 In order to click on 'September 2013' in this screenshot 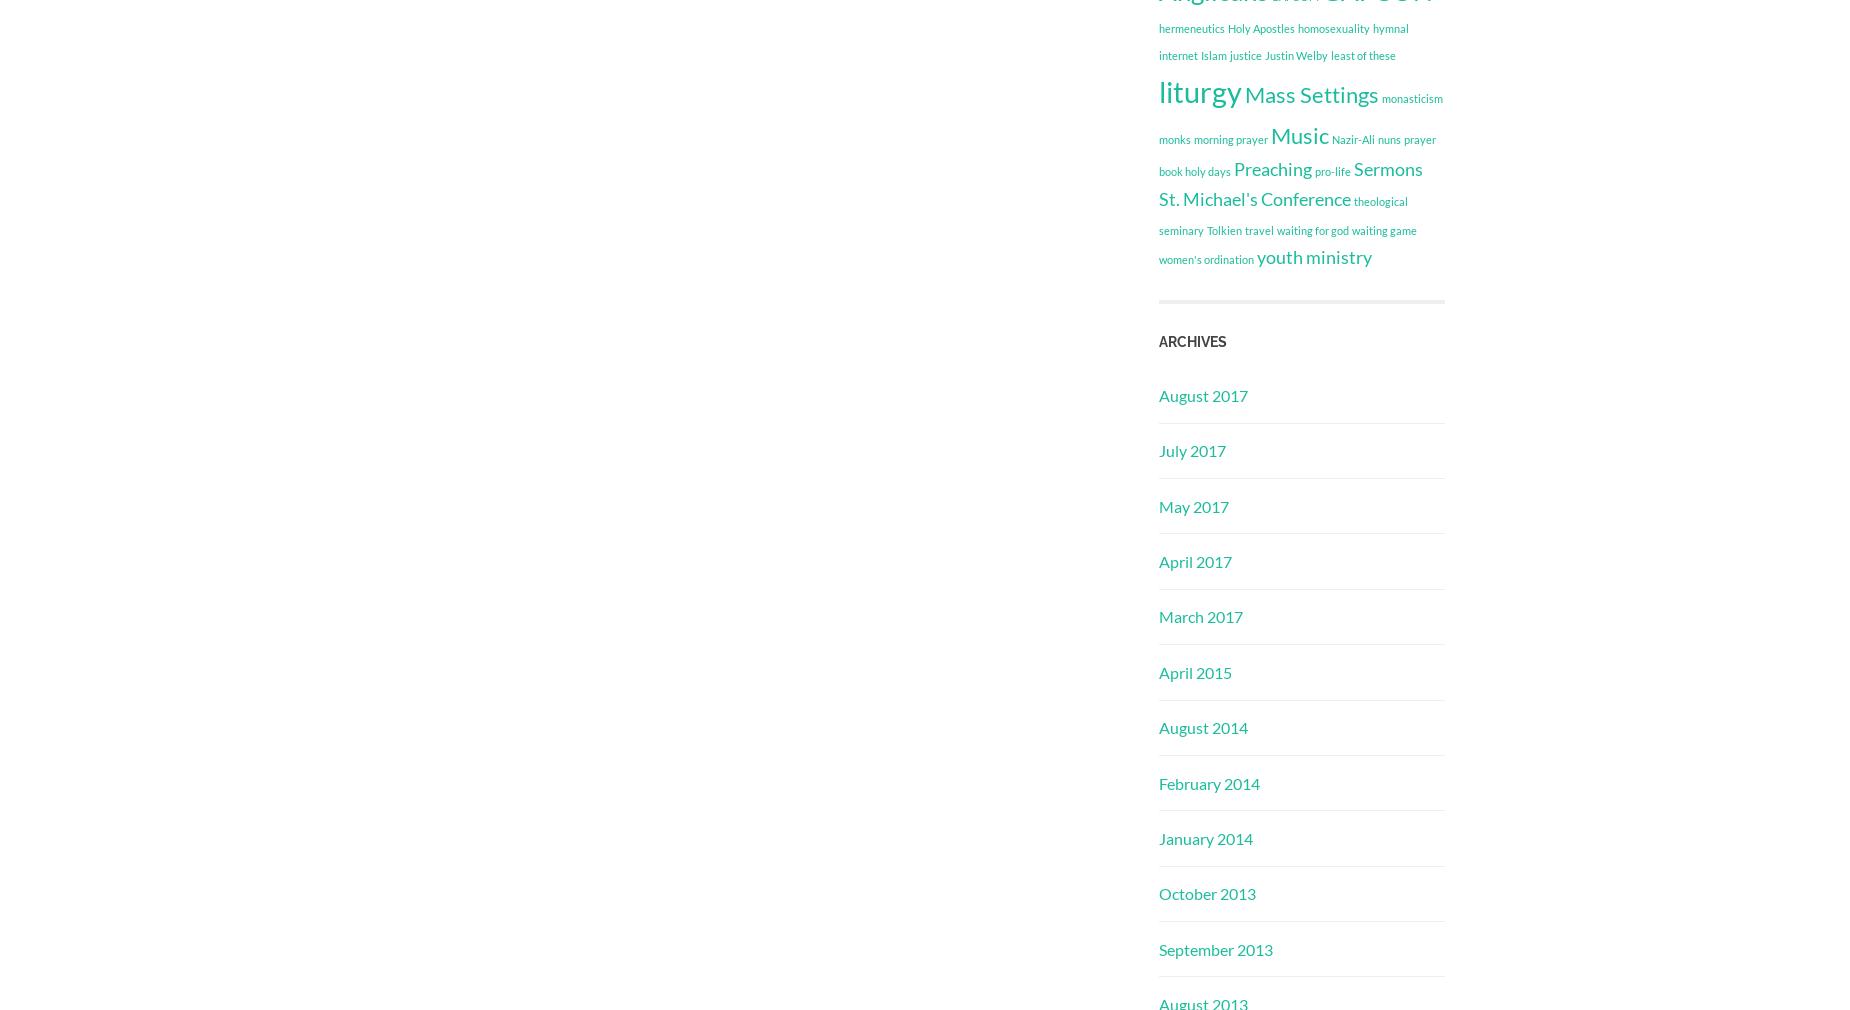, I will do `click(1215, 948)`.